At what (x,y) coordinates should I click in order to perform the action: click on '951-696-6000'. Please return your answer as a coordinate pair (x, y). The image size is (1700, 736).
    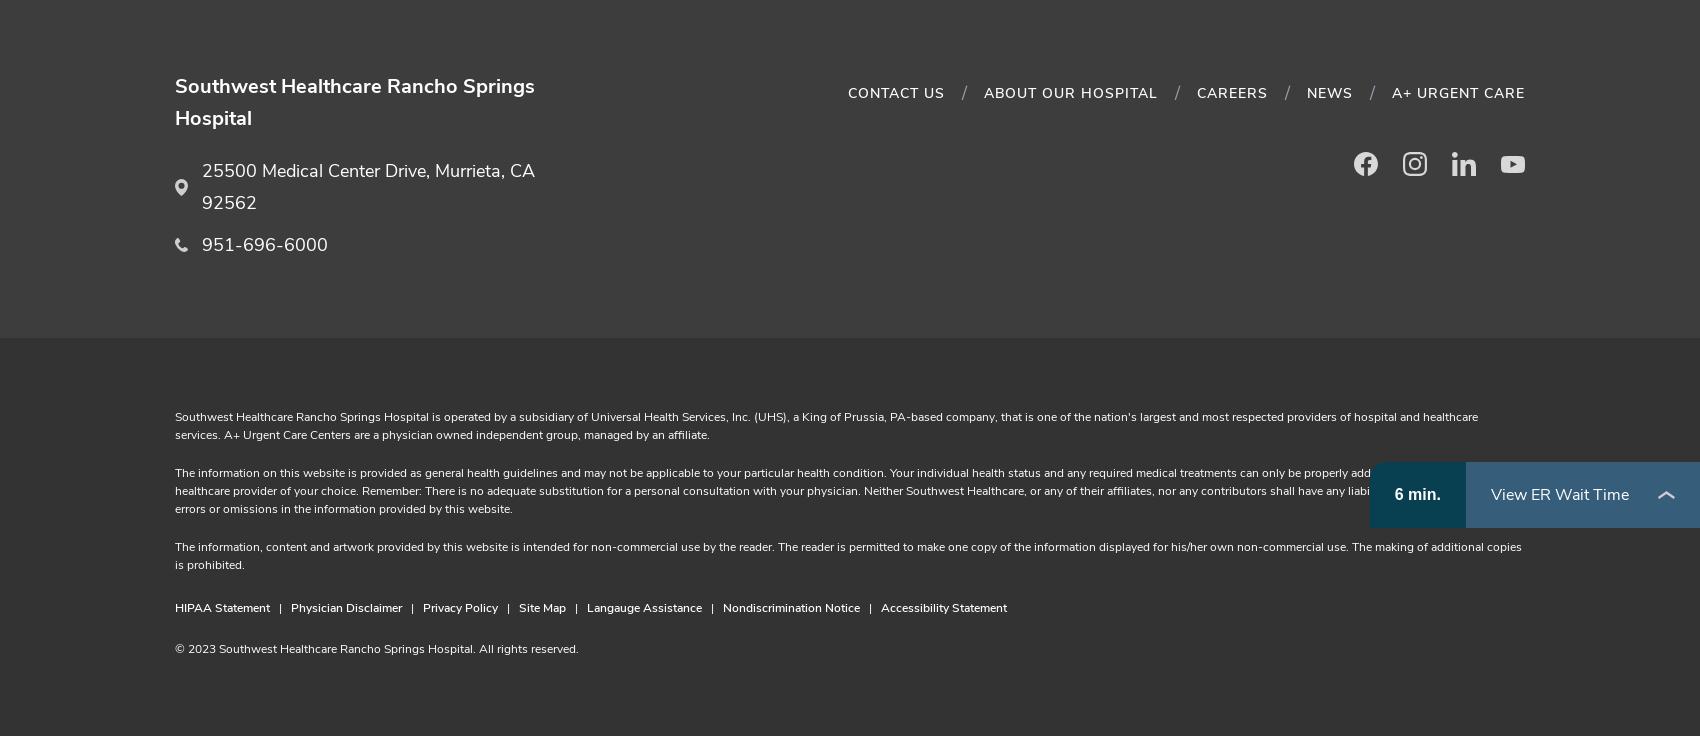
    Looking at the image, I should click on (265, 245).